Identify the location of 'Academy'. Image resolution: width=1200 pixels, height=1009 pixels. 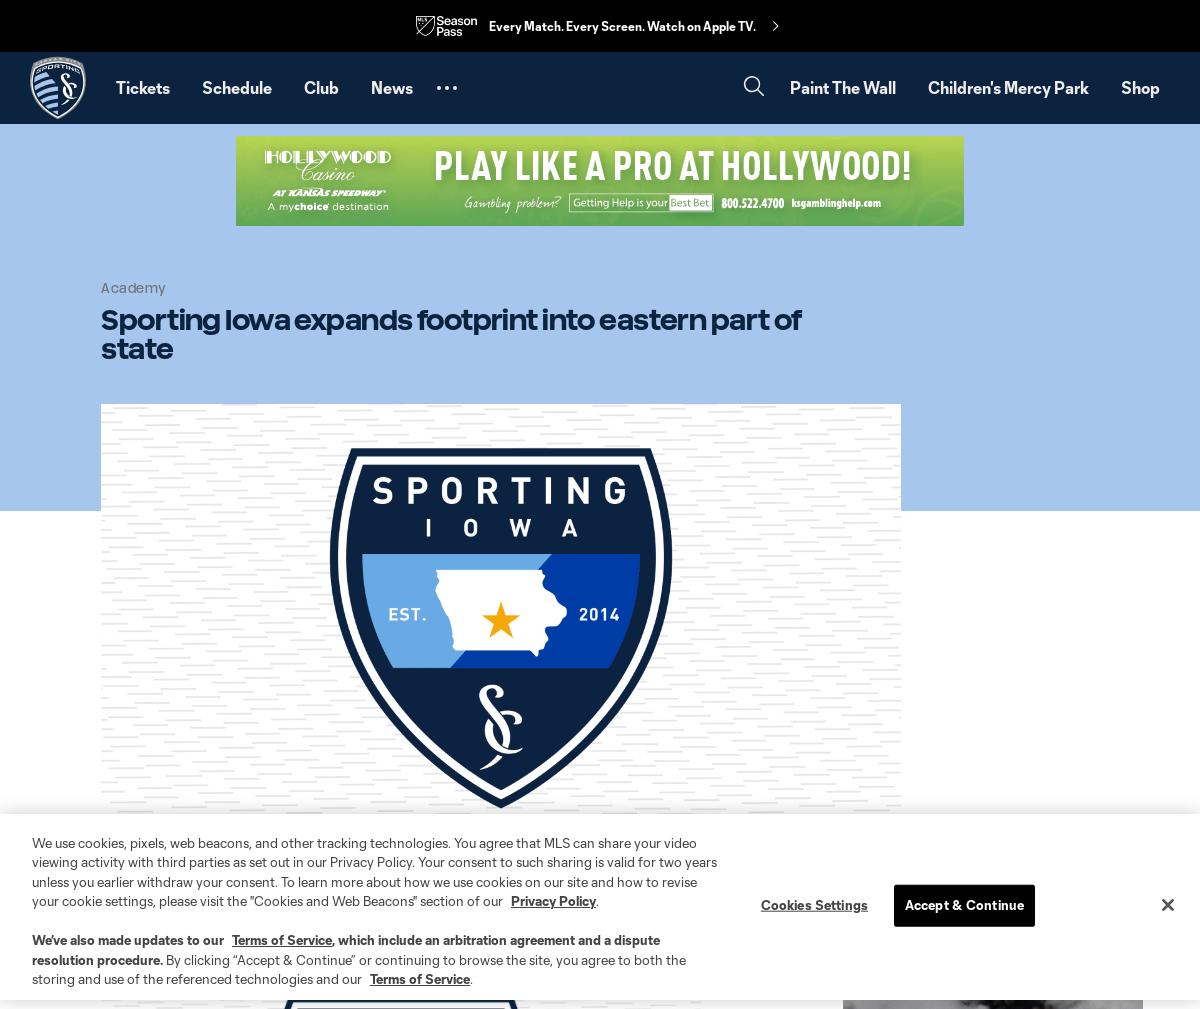
(101, 286).